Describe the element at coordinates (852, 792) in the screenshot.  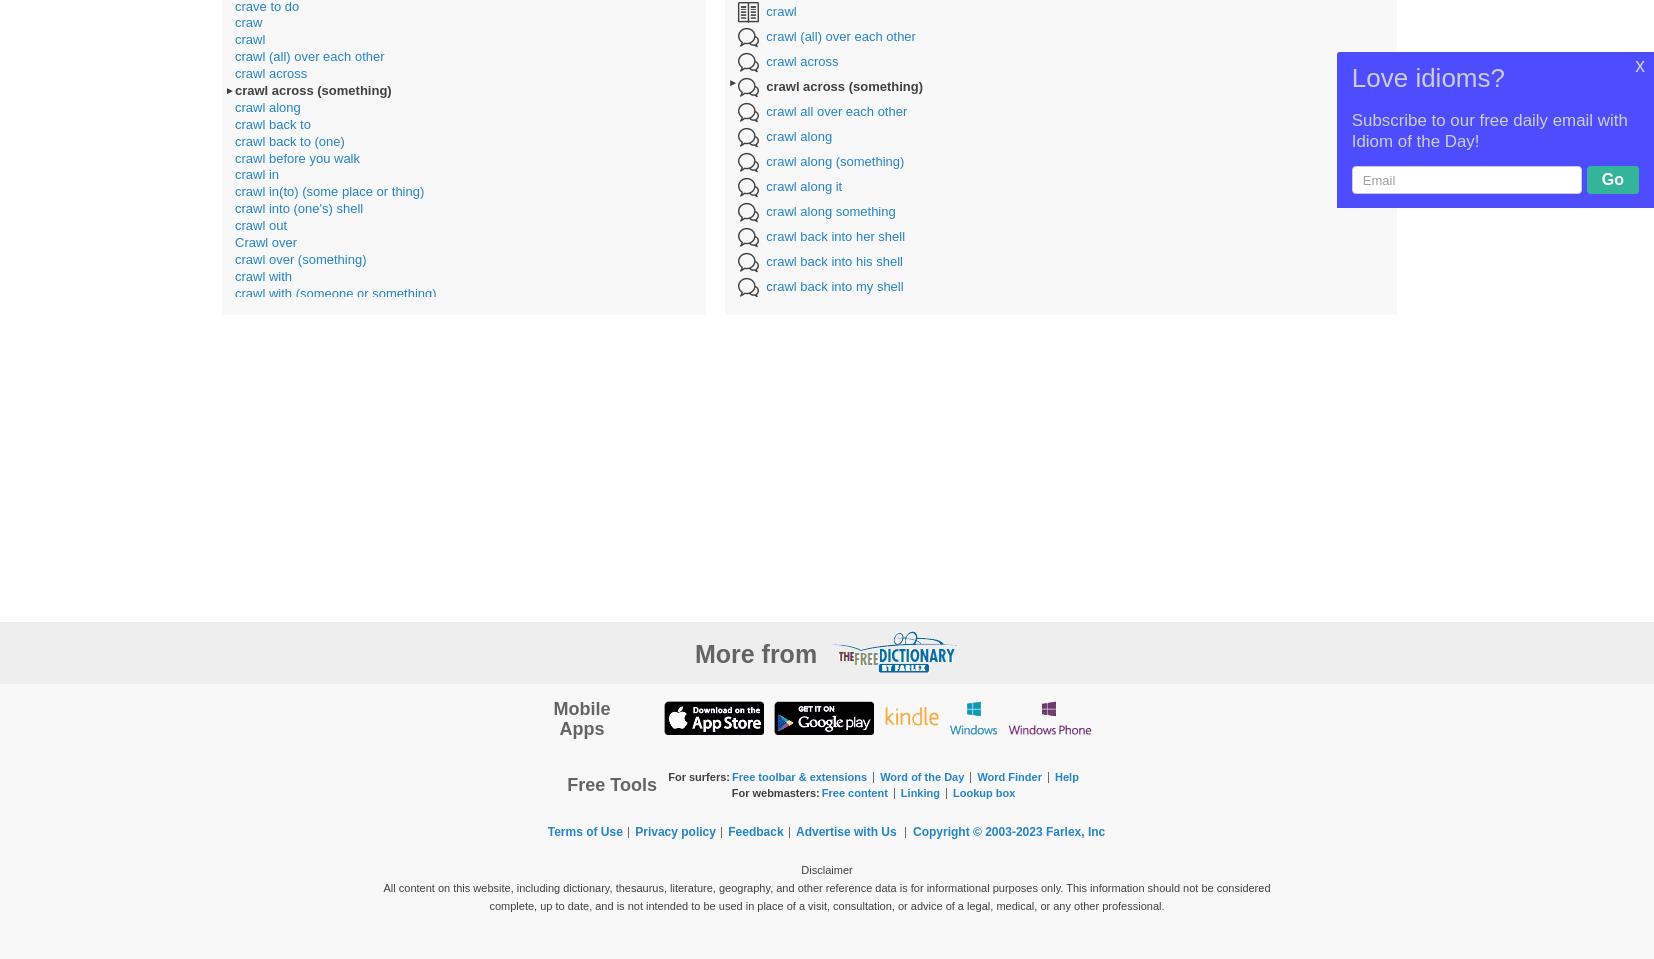
I see `'Free content'` at that location.